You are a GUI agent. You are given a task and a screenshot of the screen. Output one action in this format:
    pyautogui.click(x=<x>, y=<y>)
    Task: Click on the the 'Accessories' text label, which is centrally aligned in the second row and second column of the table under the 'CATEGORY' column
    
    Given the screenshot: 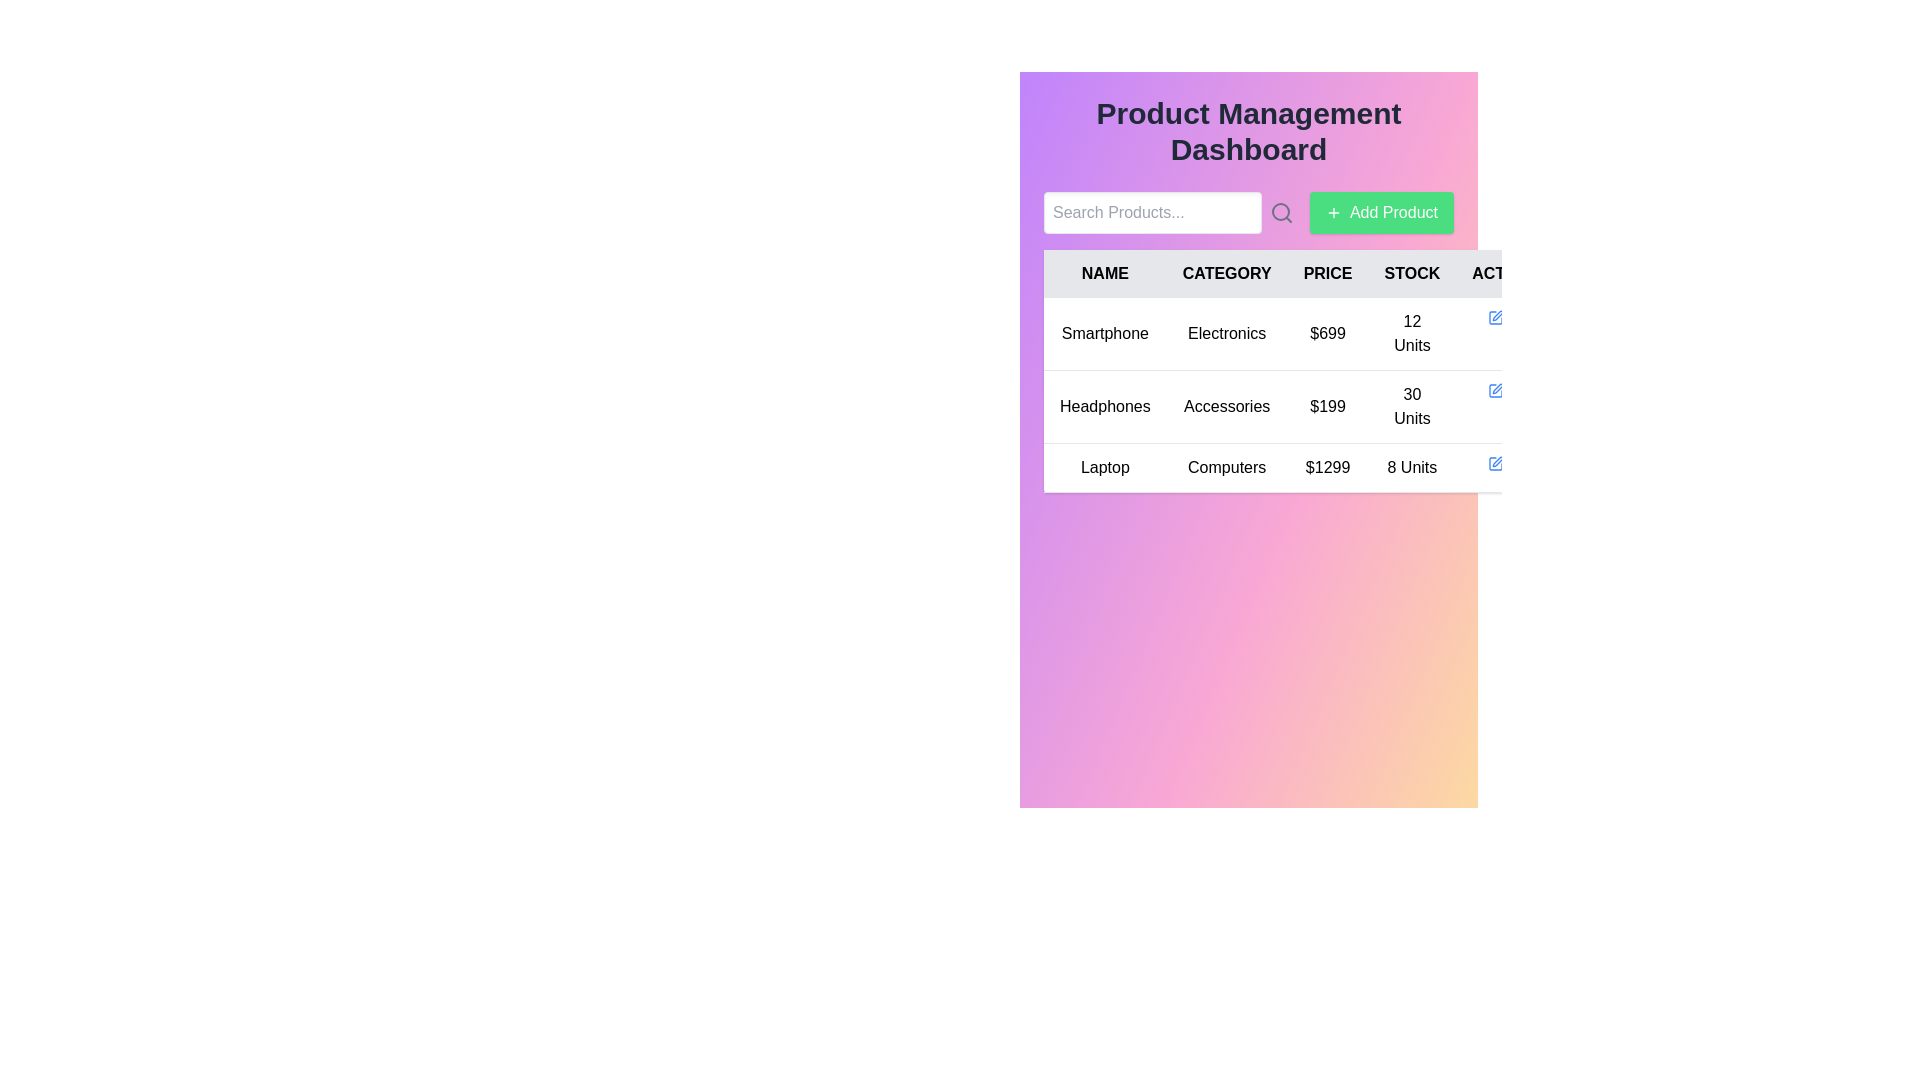 What is the action you would take?
    pyautogui.click(x=1226, y=406)
    